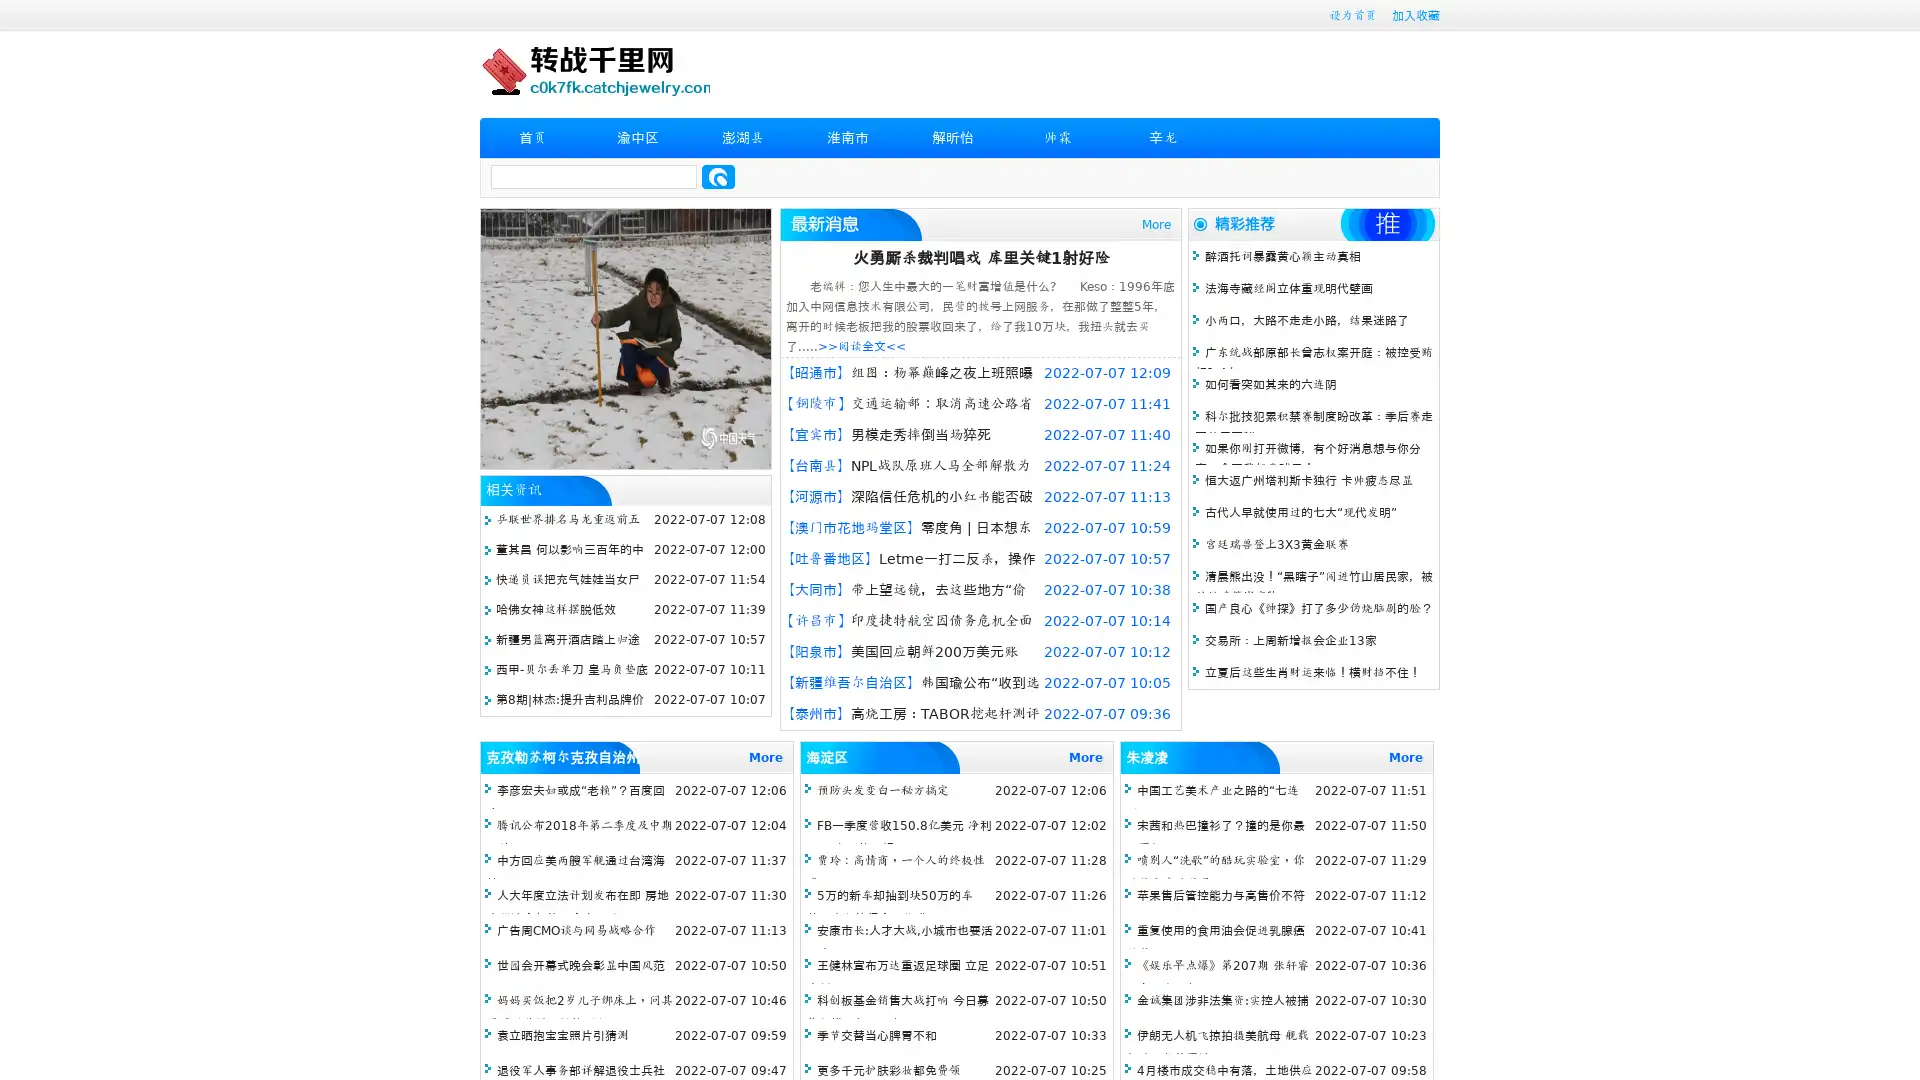 The height and width of the screenshot is (1080, 1920). Describe the element at coordinates (718, 176) in the screenshot. I see `Search` at that location.